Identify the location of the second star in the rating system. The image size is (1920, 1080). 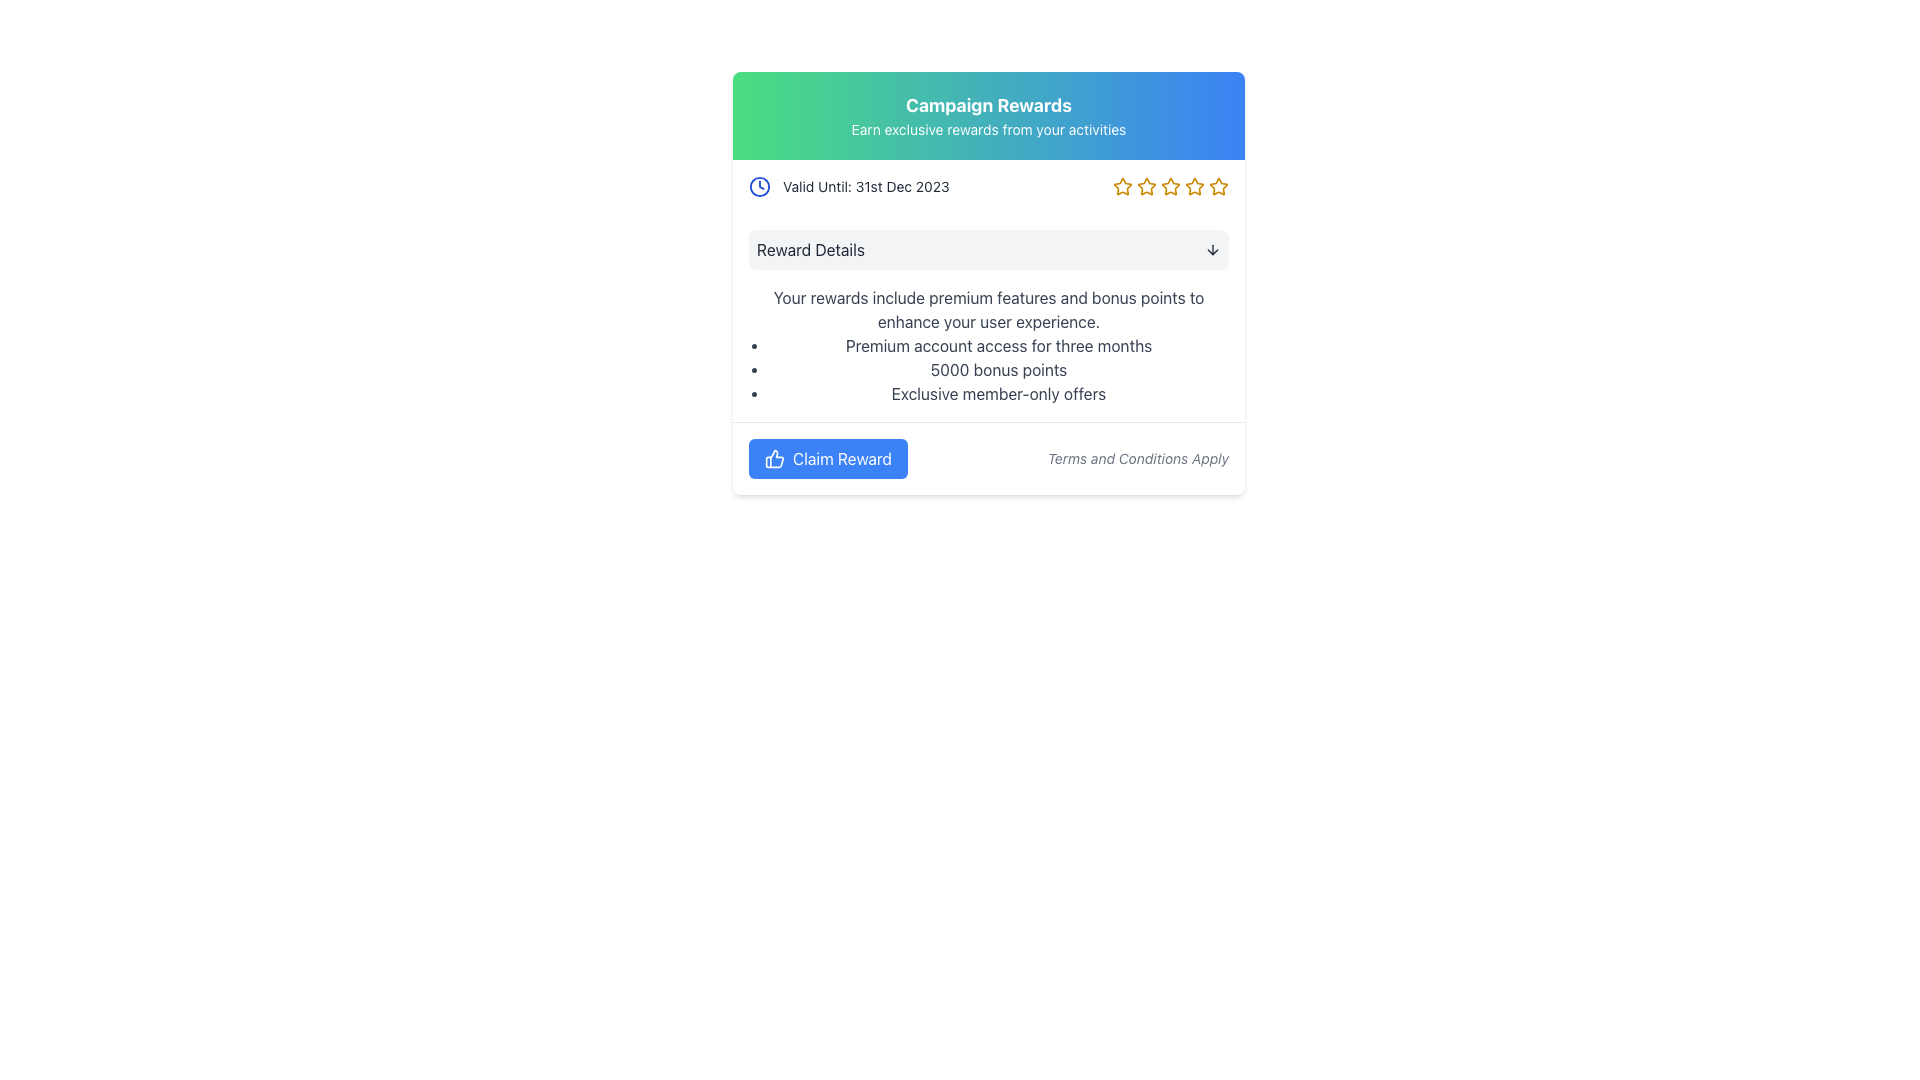
(1146, 185).